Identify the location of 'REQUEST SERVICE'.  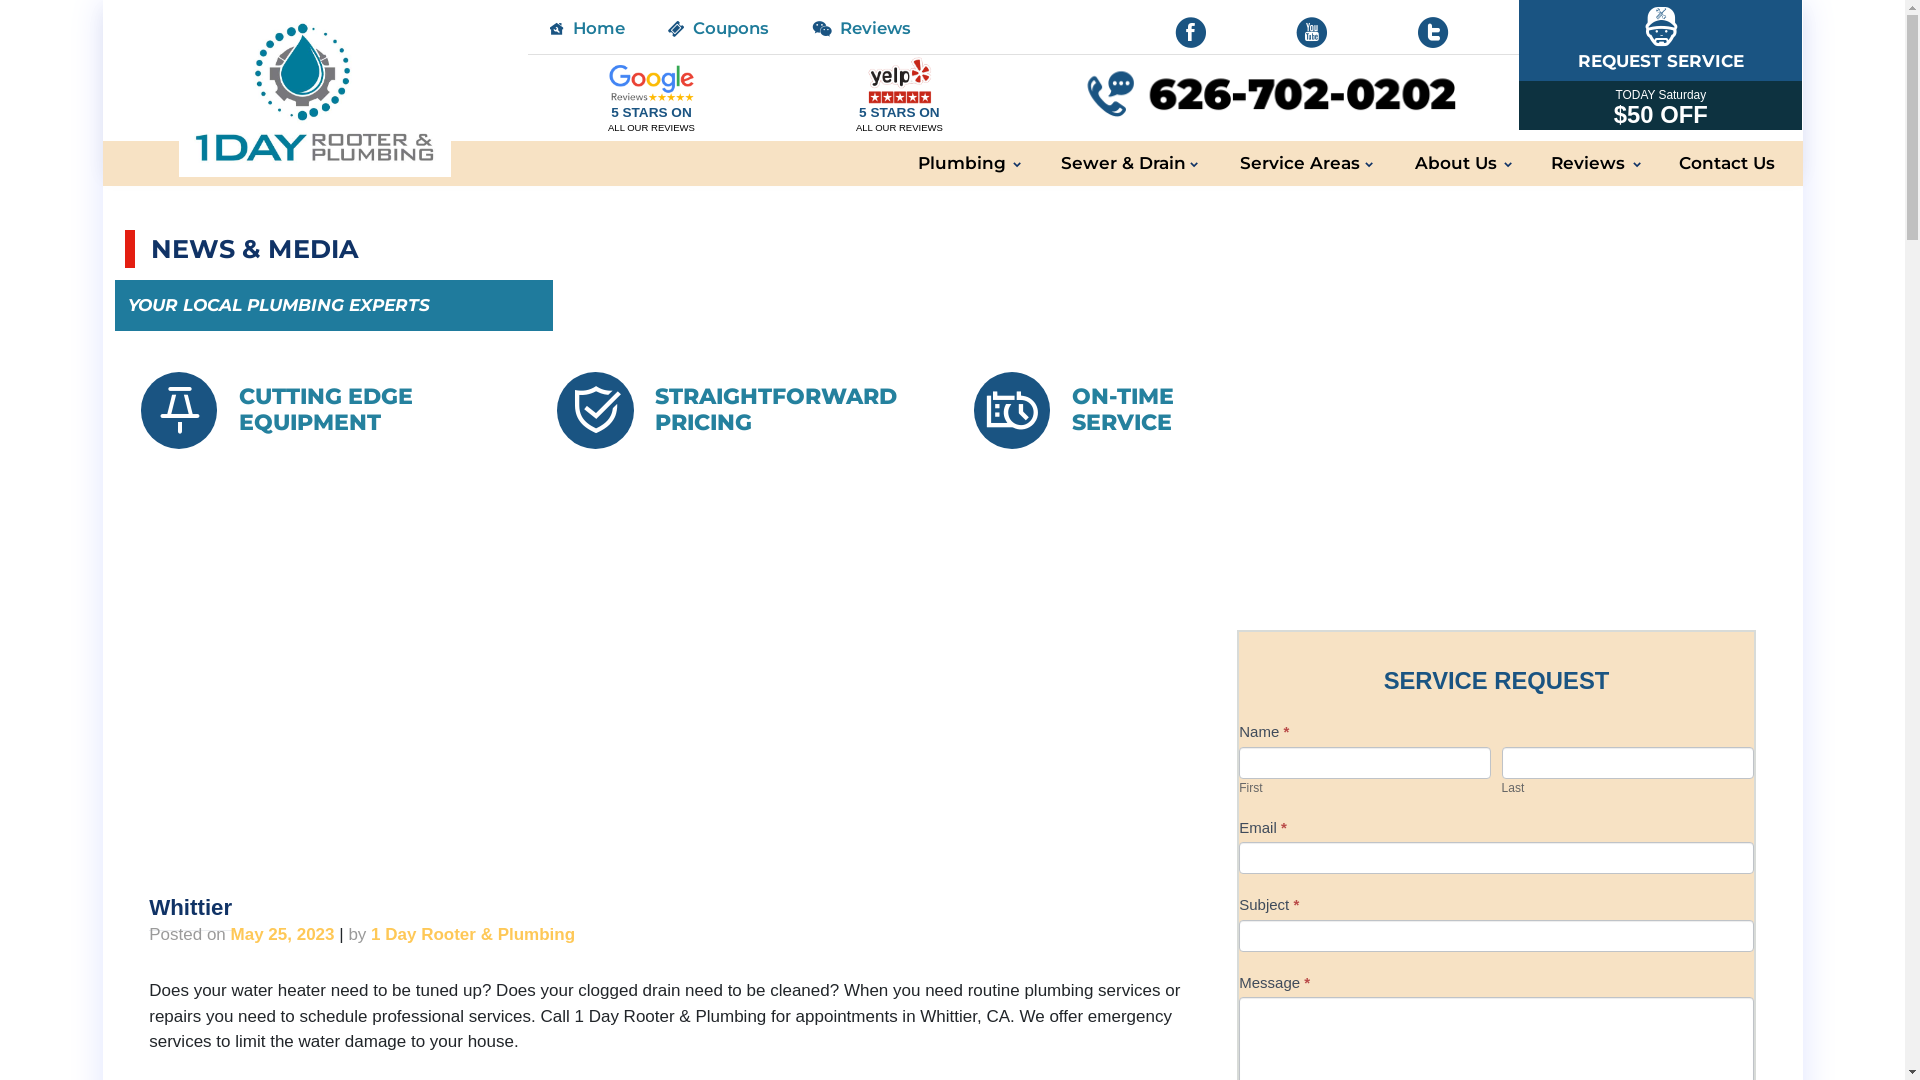
(1660, 40).